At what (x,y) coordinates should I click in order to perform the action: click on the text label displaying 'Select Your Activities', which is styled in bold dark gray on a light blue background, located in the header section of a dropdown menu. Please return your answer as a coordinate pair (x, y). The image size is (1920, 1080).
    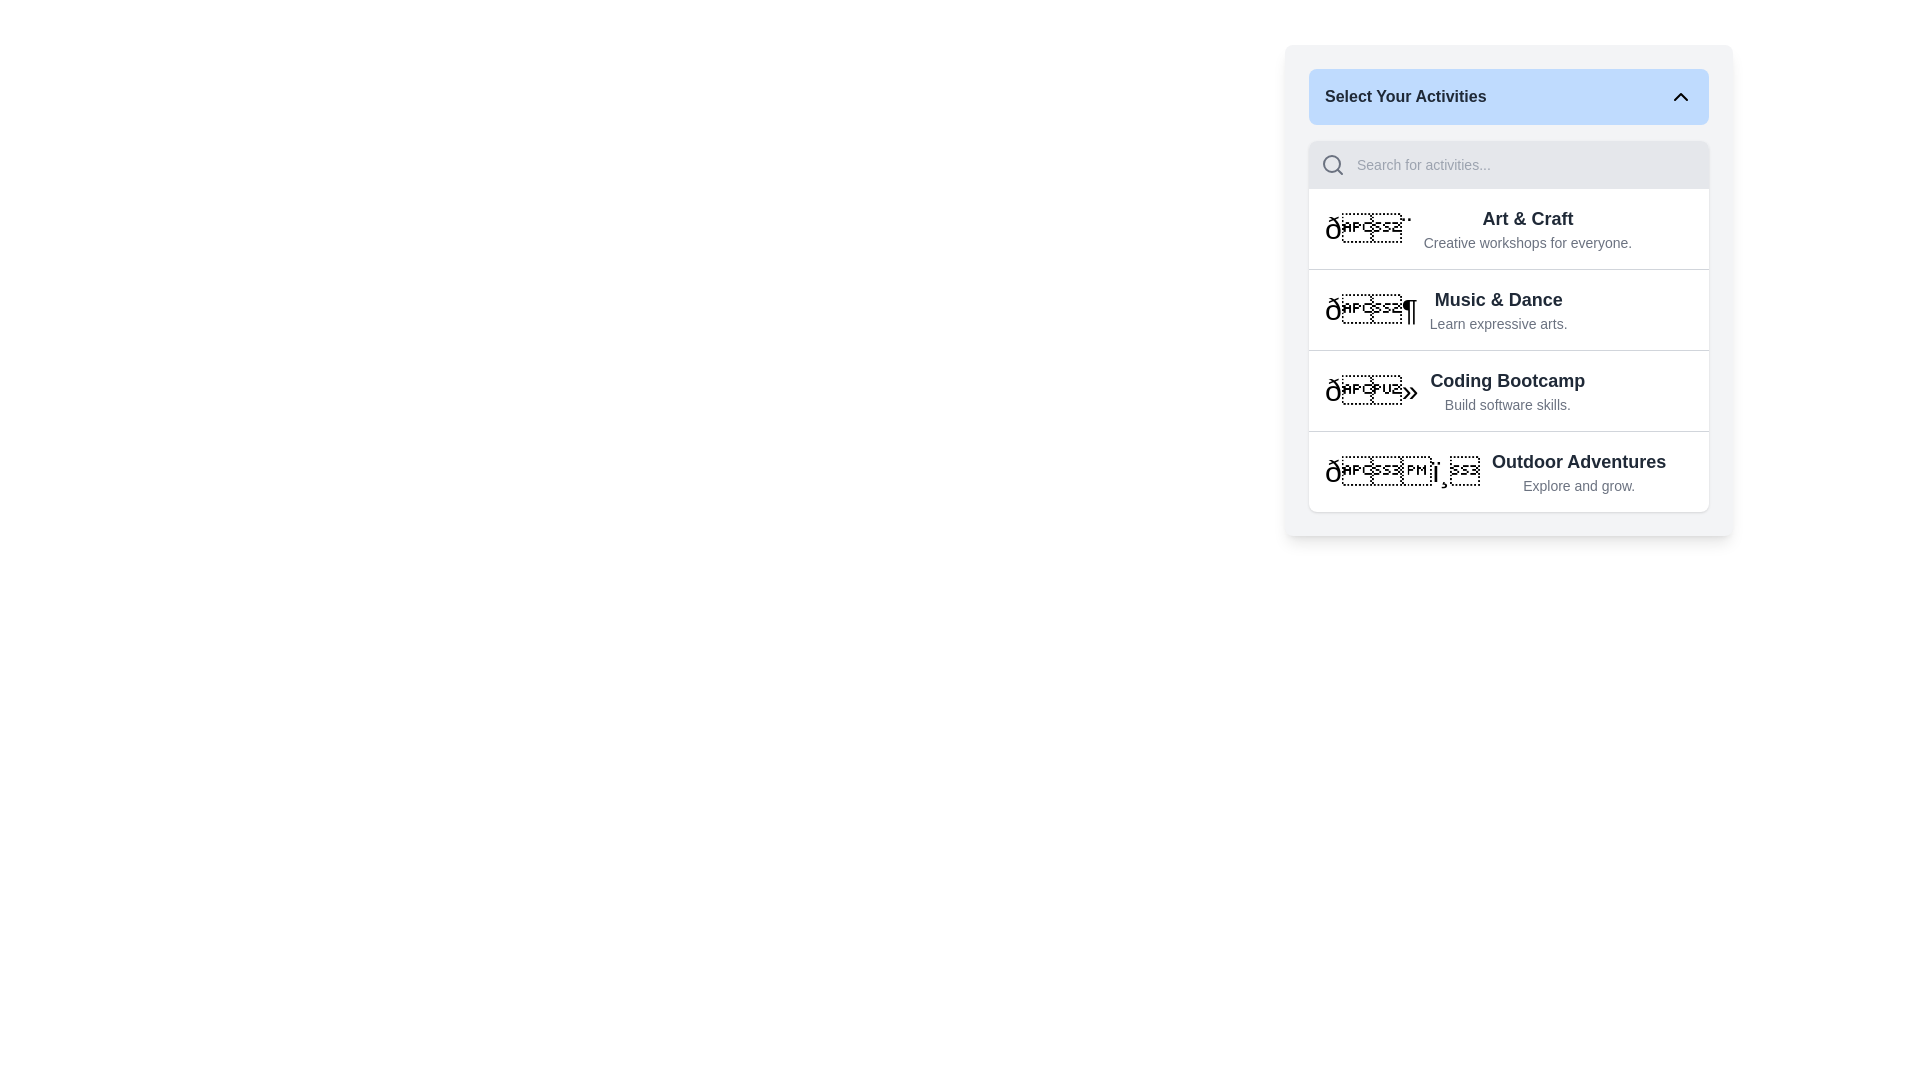
    Looking at the image, I should click on (1404, 96).